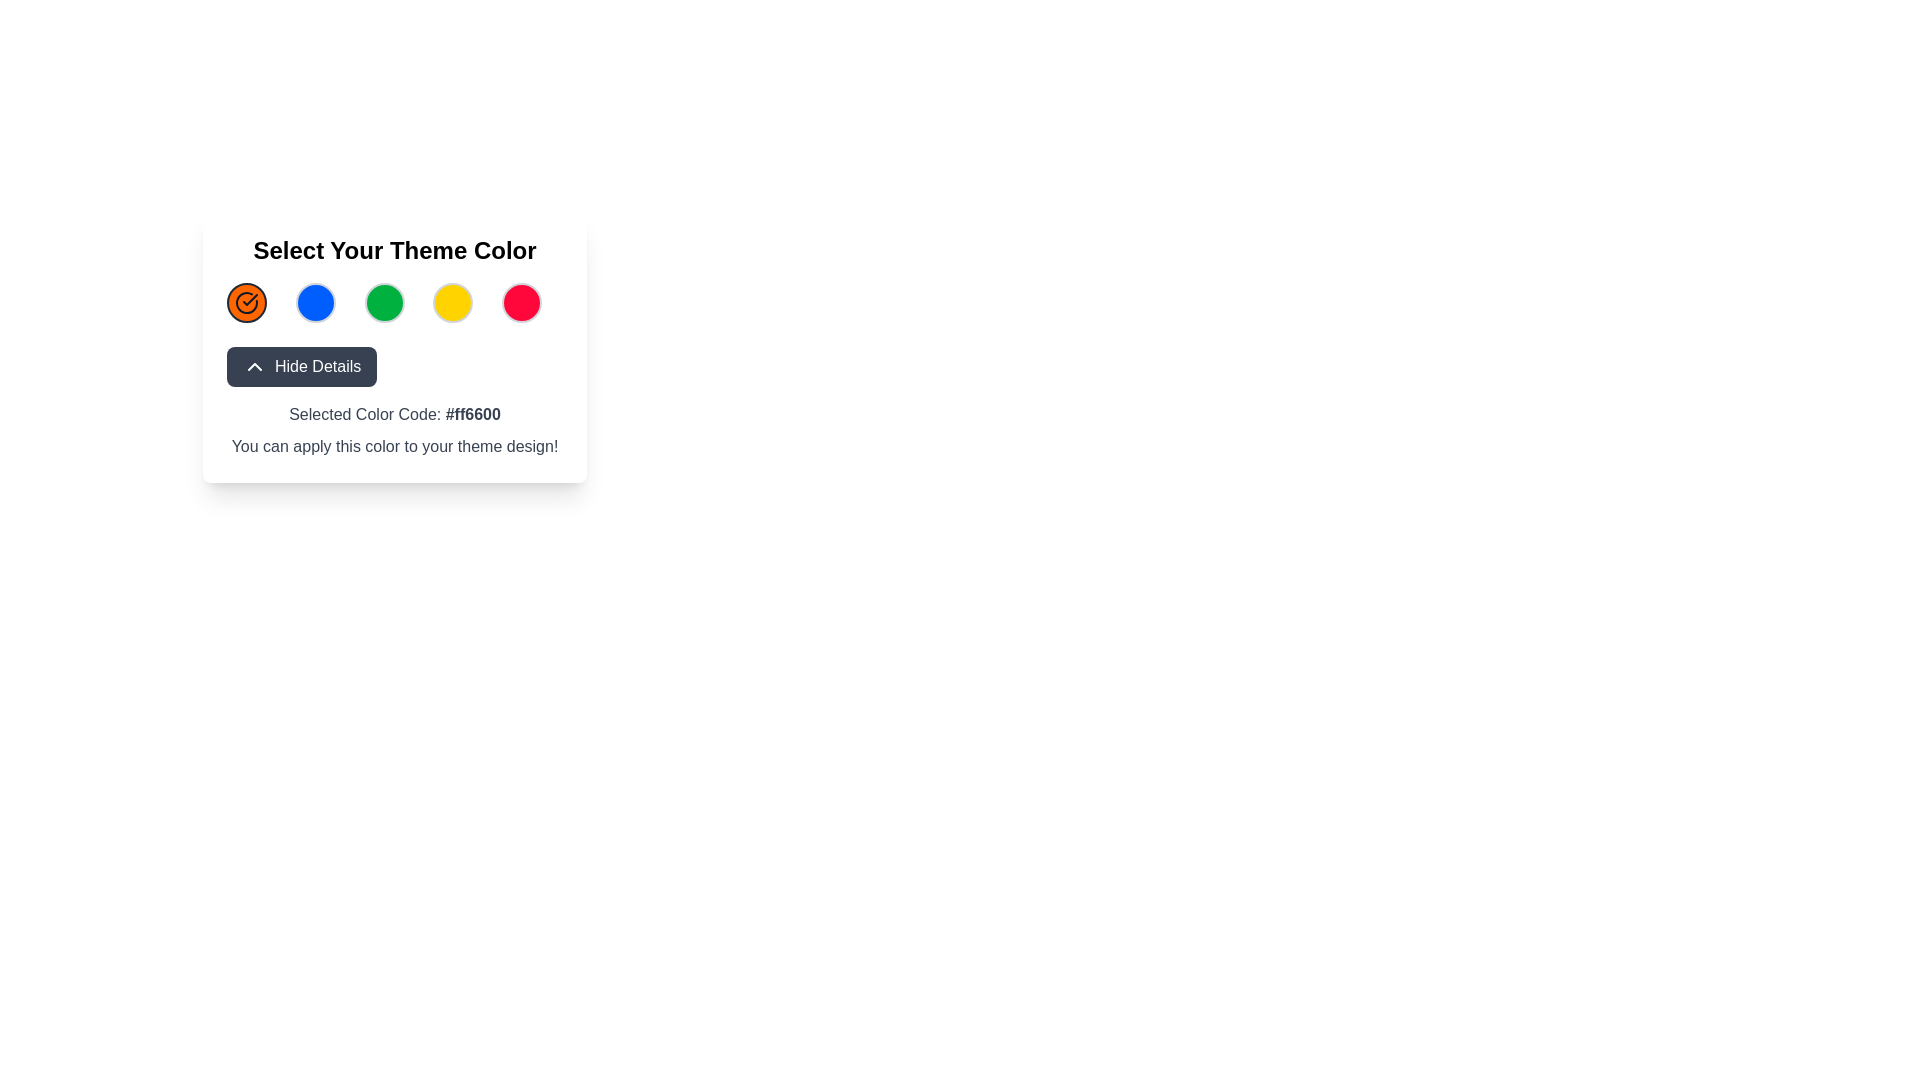 Image resolution: width=1920 pixels, height=1080 pixels. Describe the element at coordinates (472, 413) in the screenshot. I see `the static text label displaying the color code '#ff6600' which is located after the colon in the text block labeled 'Selected Color Code:'` at that location.